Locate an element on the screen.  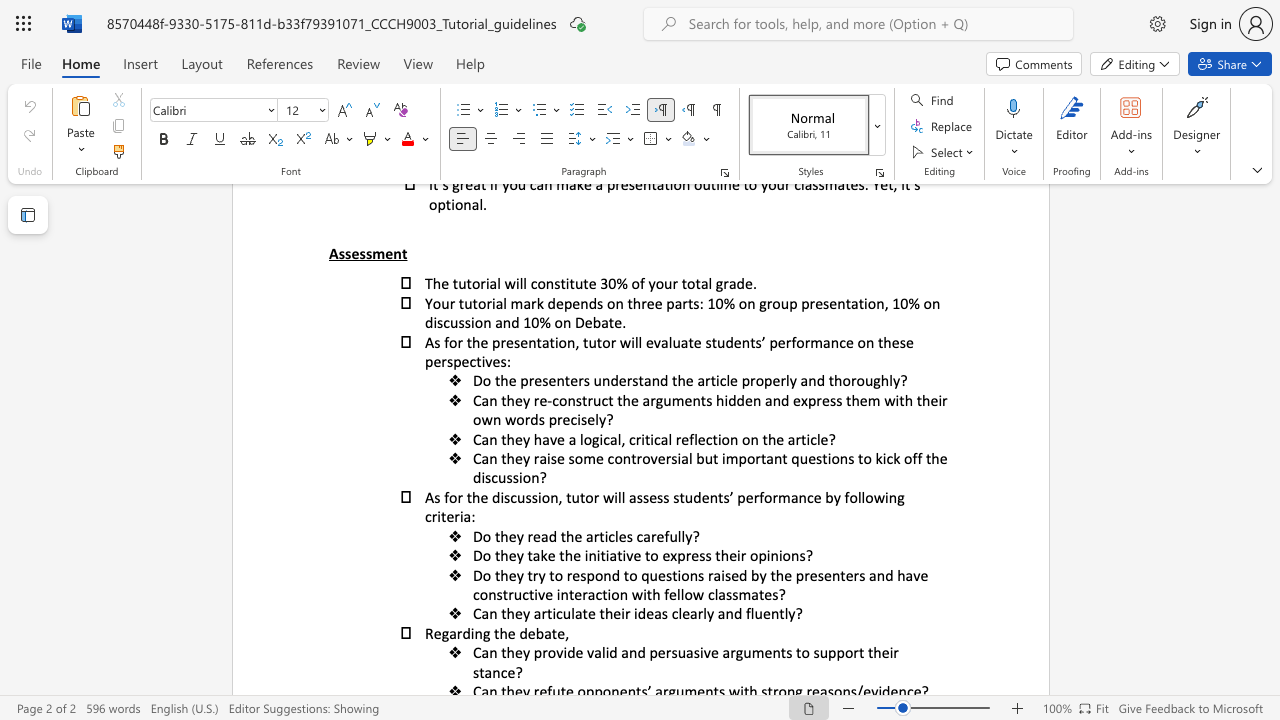
the subset text "to questions raised by the presenters and have constructive interaction w" within the text "Do they try to respond to questions raised by the presenters and have constructive interaction with fellow classmates?" is located at coordinates (622, 575).